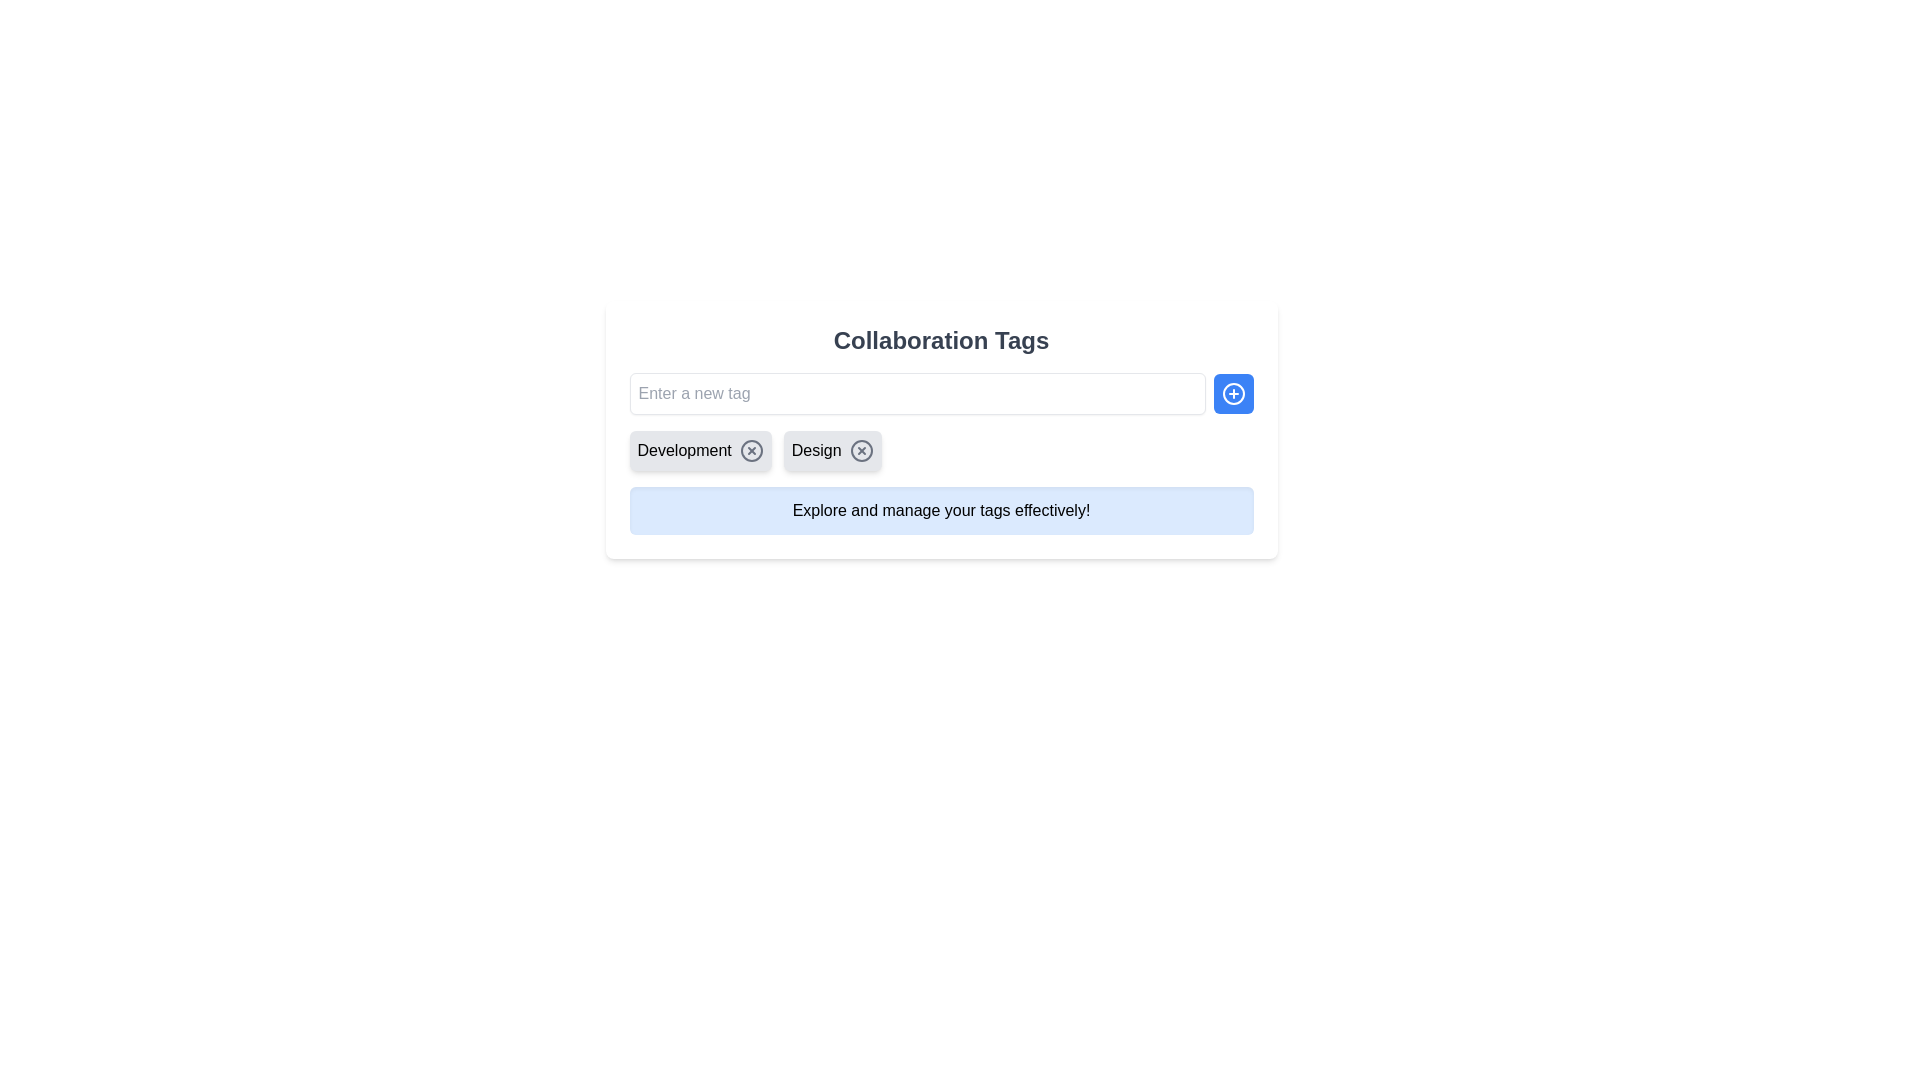  I want to click on the 'x' icon on the 'Development' tag element, so click(700, 451).